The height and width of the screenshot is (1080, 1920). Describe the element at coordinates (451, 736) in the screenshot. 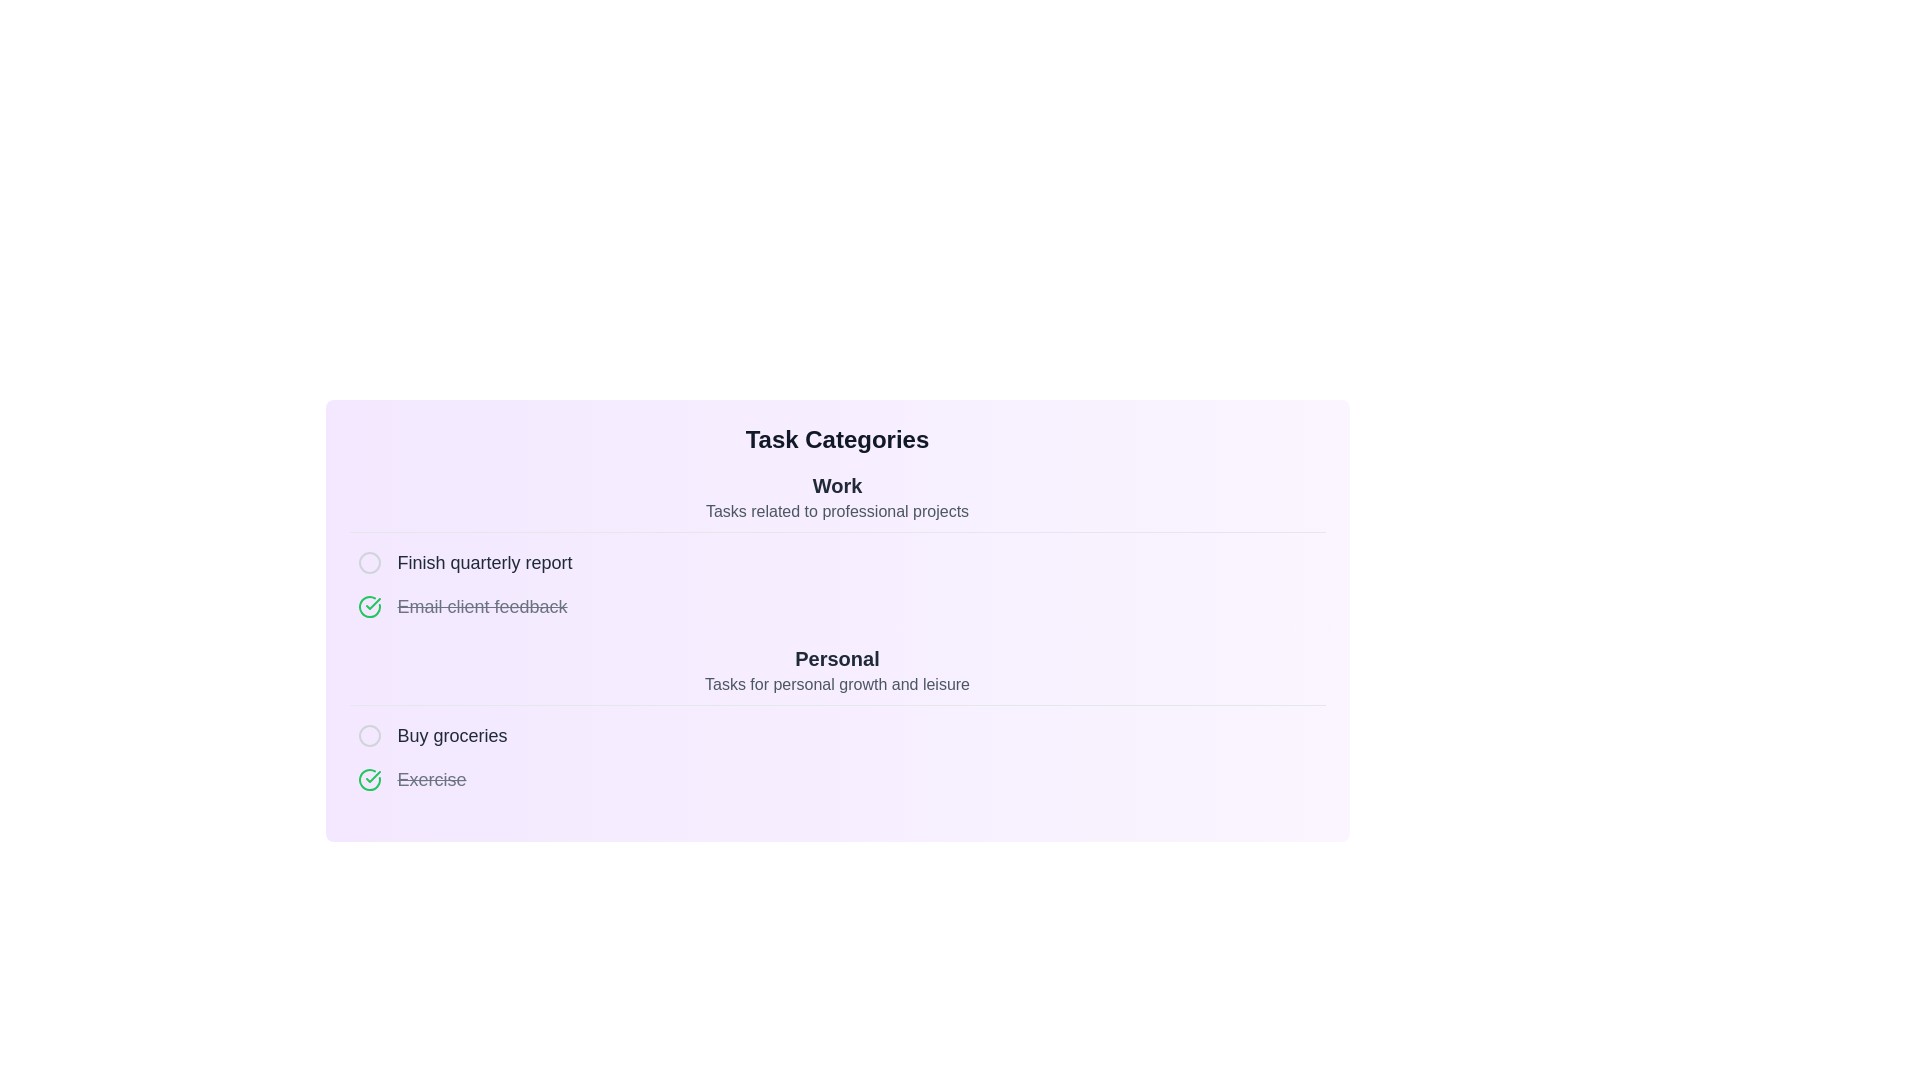

I see `the text label displaying 'Buy groceries' in the 'Personal' section of the to-do list` at that location.